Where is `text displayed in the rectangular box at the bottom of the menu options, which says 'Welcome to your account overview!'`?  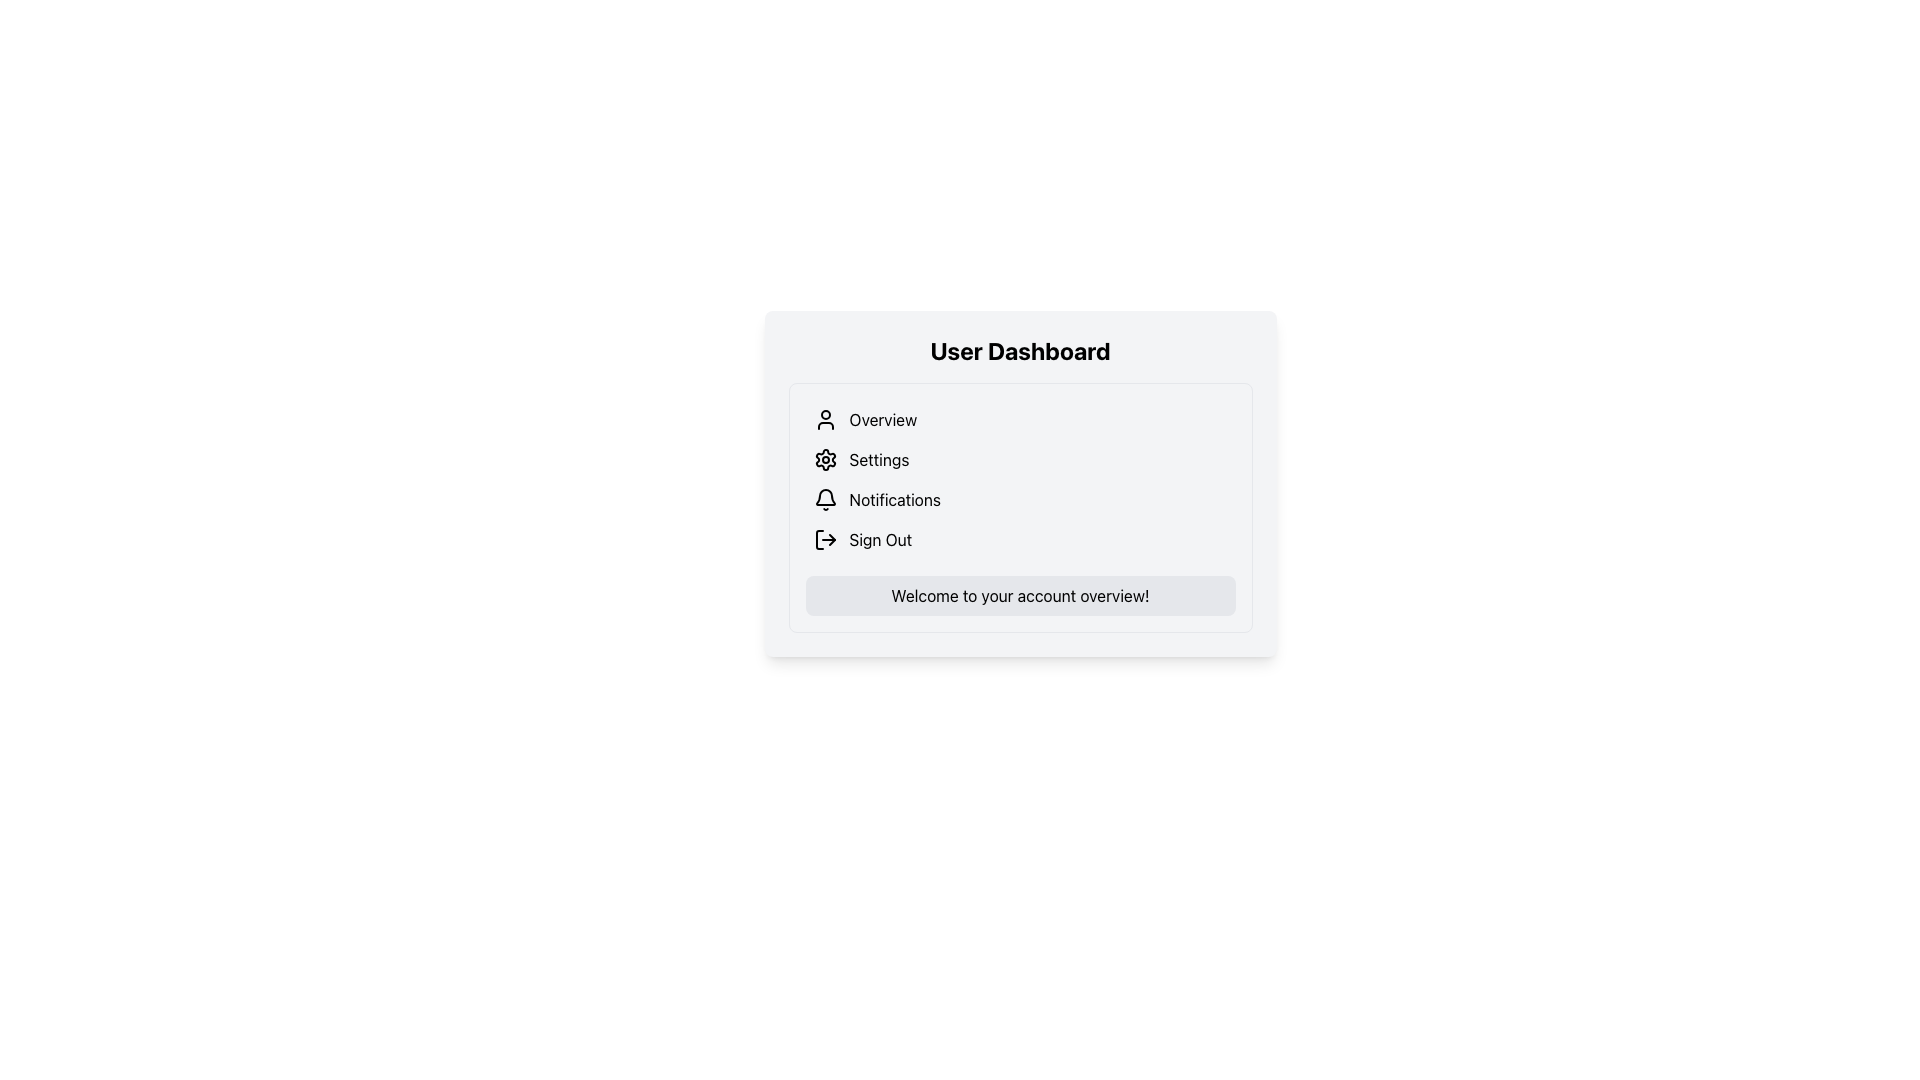
text displayed in the rectangular box at the bottom of the menu options, which says 'Welcome to your account overview!' is located at coordinates (1020, 595).